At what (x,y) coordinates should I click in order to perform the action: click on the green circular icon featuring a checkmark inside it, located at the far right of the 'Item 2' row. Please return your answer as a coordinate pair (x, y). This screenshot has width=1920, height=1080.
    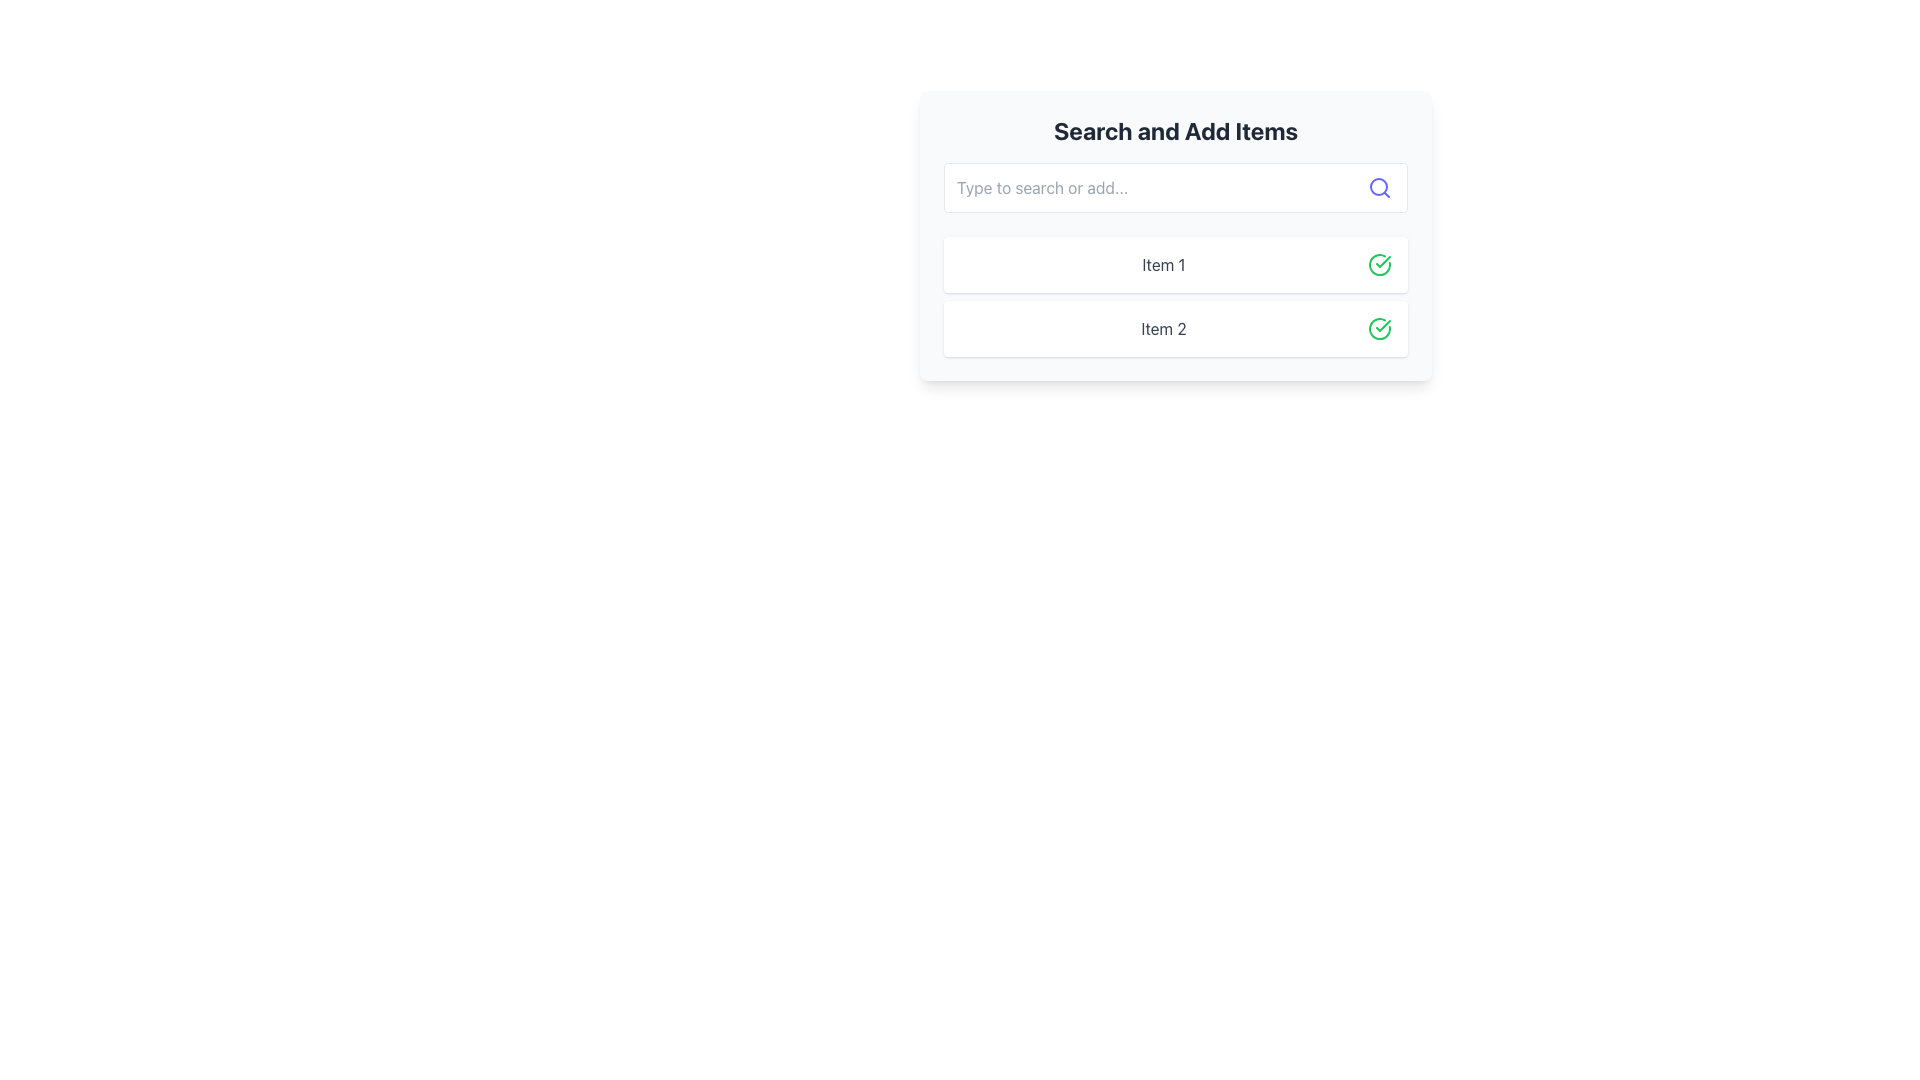
    Looking at the image, I should click on (1379, 327).